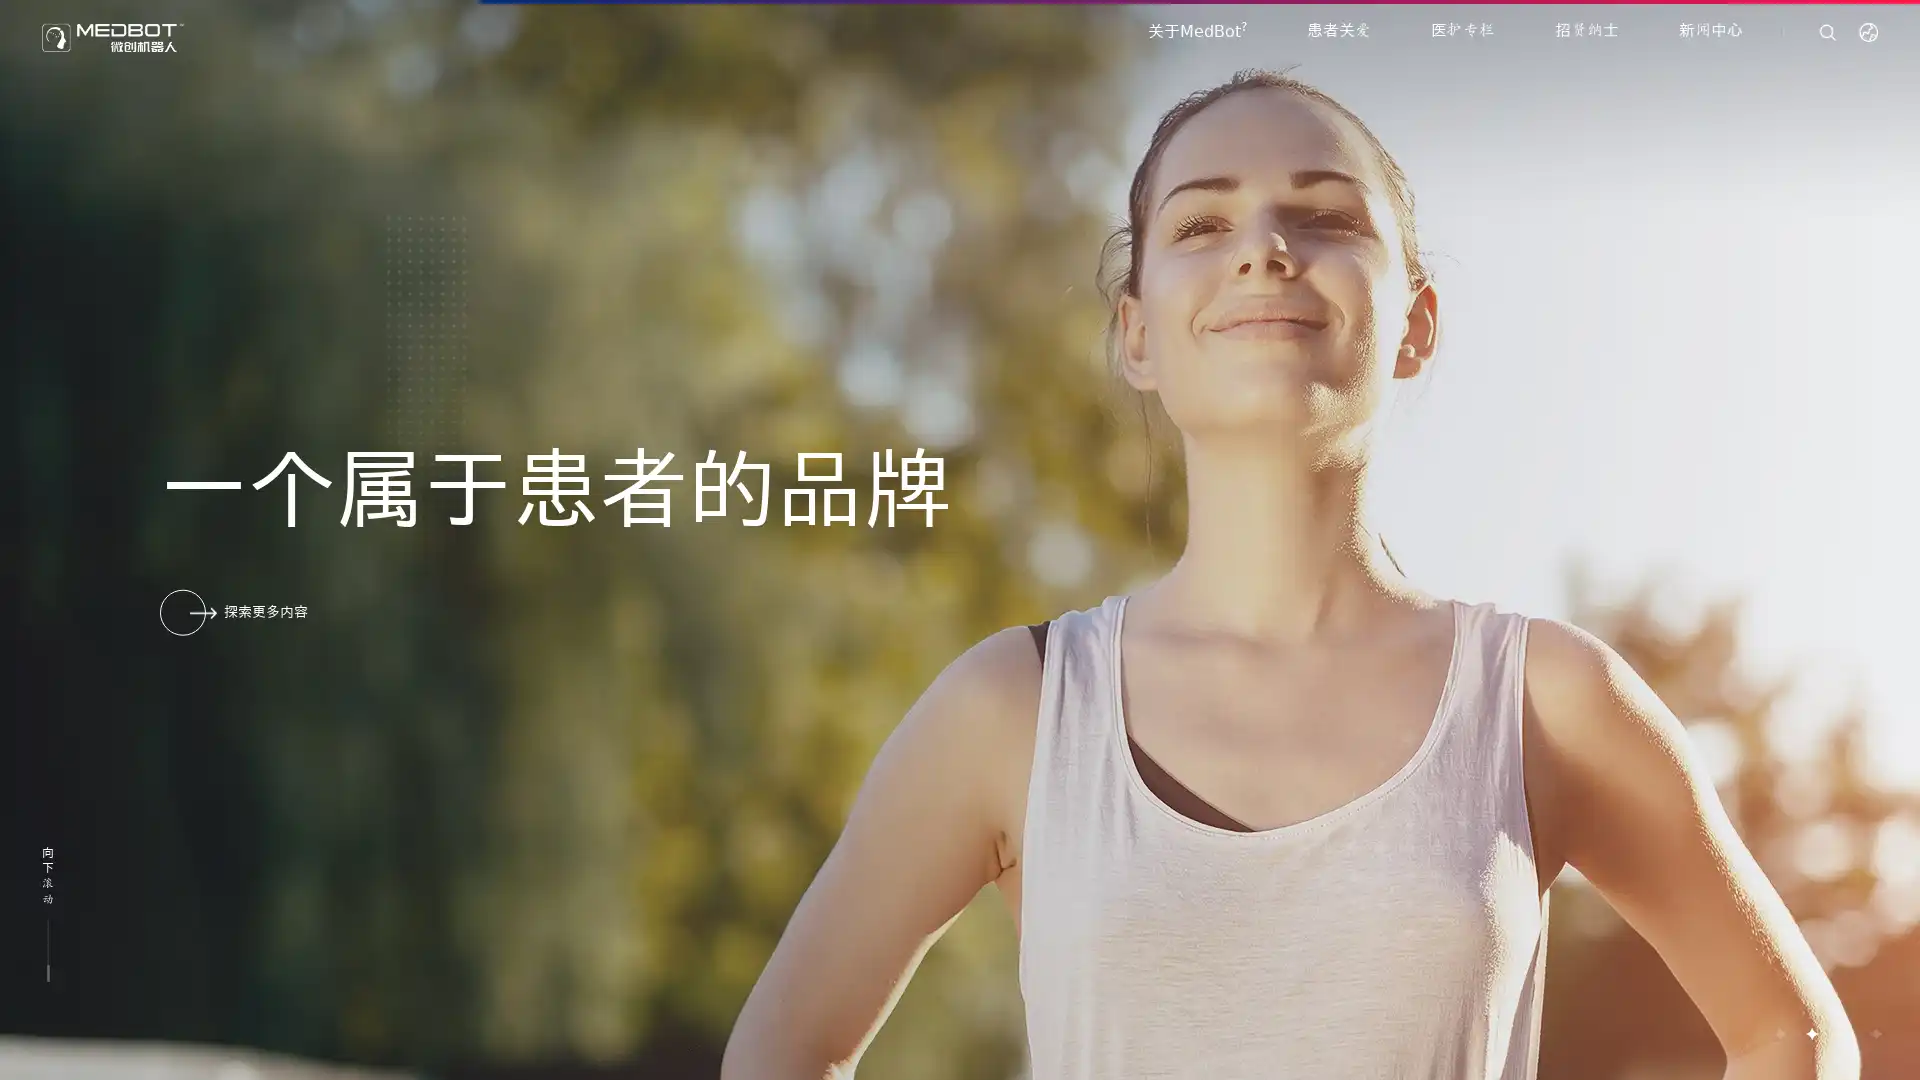 This screenshot has width=1920, height=1080. I want to click on Go to slide 4, so click(1874, 1033).